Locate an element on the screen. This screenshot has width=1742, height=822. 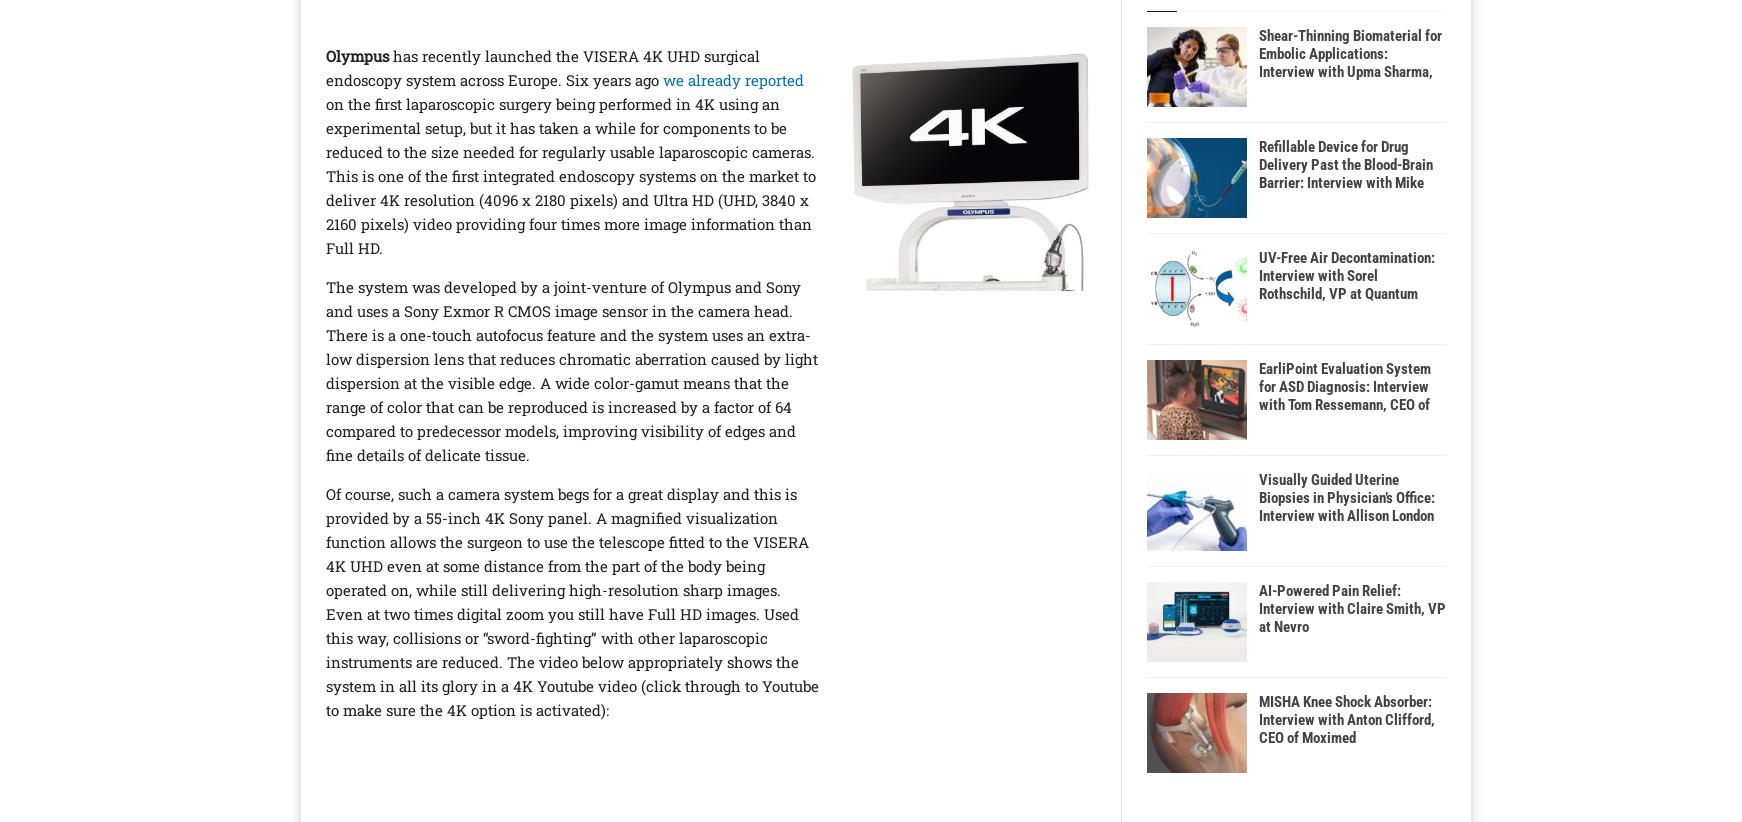
'The system was developed by a joint-venture of Olympus and Sony and uses a Sony Exmor R CMOS image sensor in the camera head. There is a one-touch autofocus feature and the system uses an extra-low dispersion lens that reduces chromatic aberration caused by light dispersion at the visible edge. A wide color-gamut means that the range of color that can be reproduced is increased by a factor of 64 compared to predecessor models, improving visibility of edges and fine details of delicate tissue.' is located at coordinates (572, 369).